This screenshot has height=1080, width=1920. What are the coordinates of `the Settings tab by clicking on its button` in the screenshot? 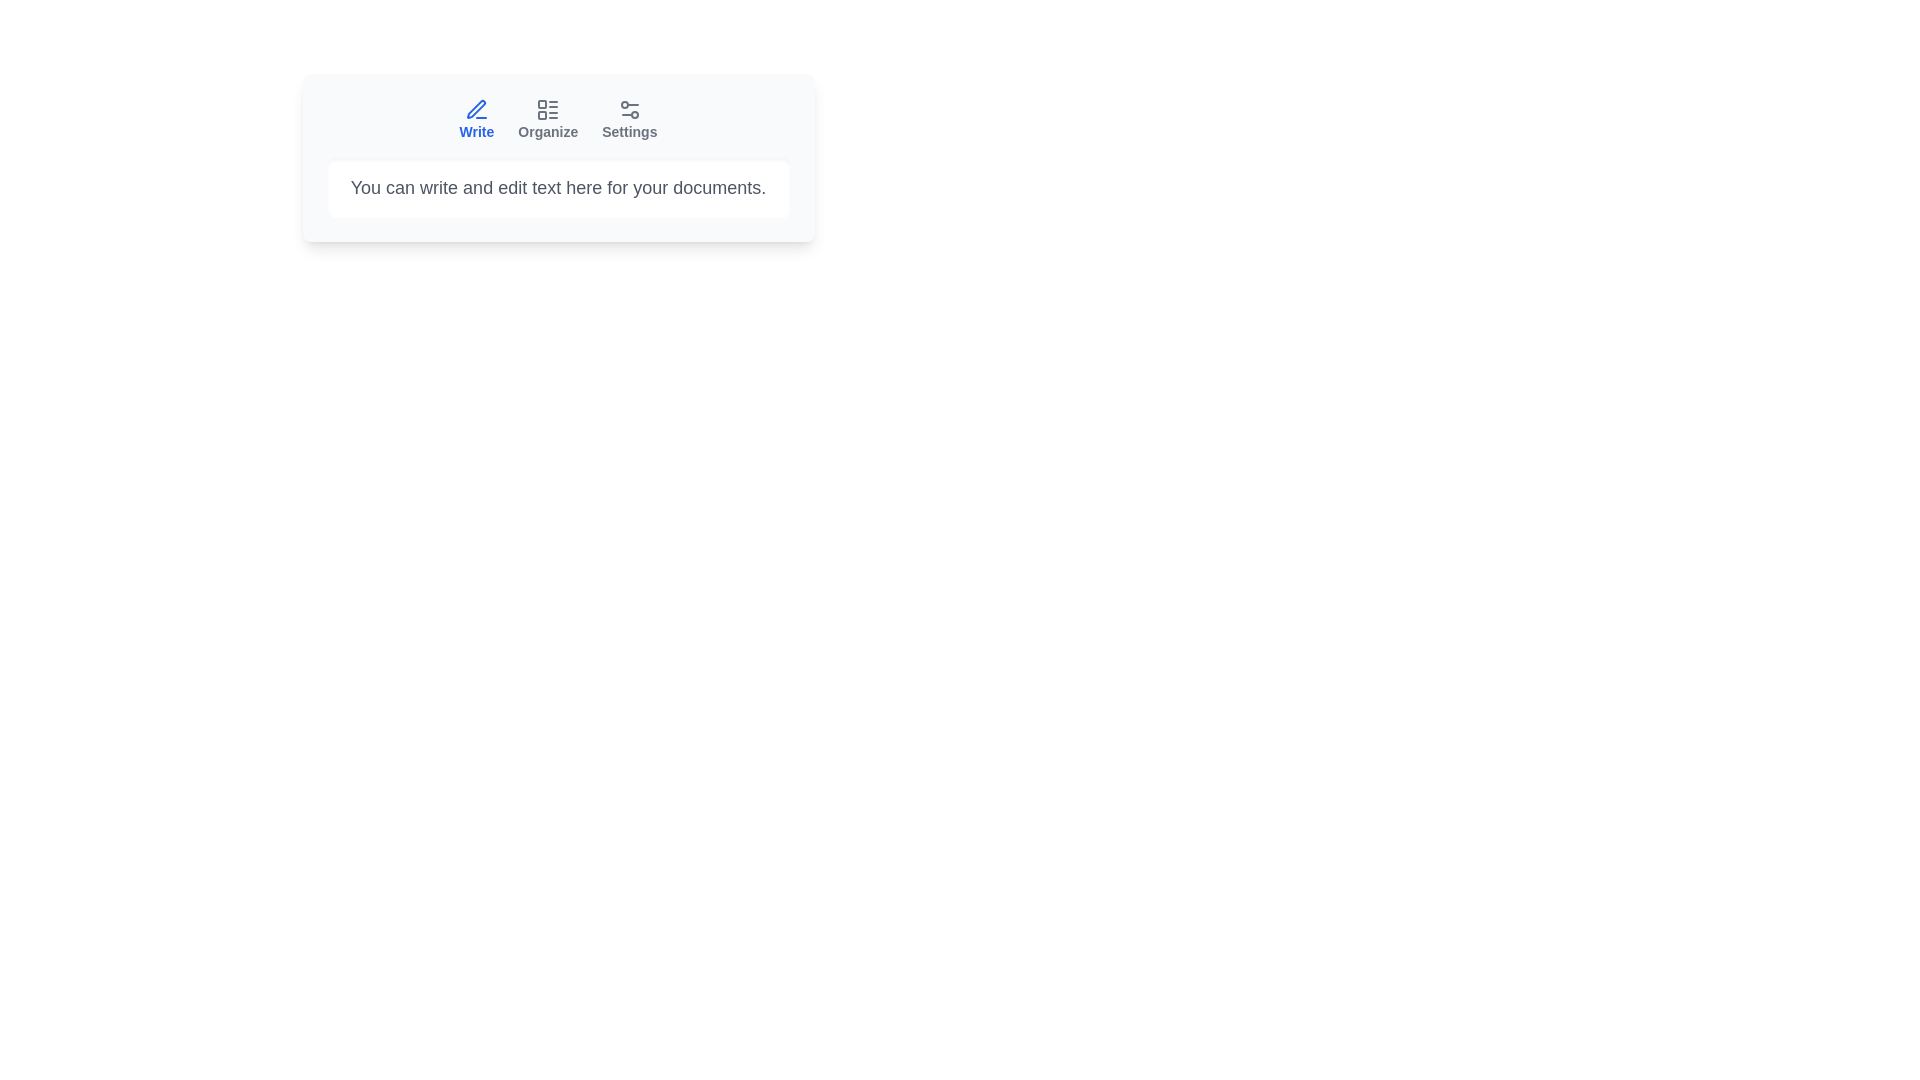 It's located at (628, 119).